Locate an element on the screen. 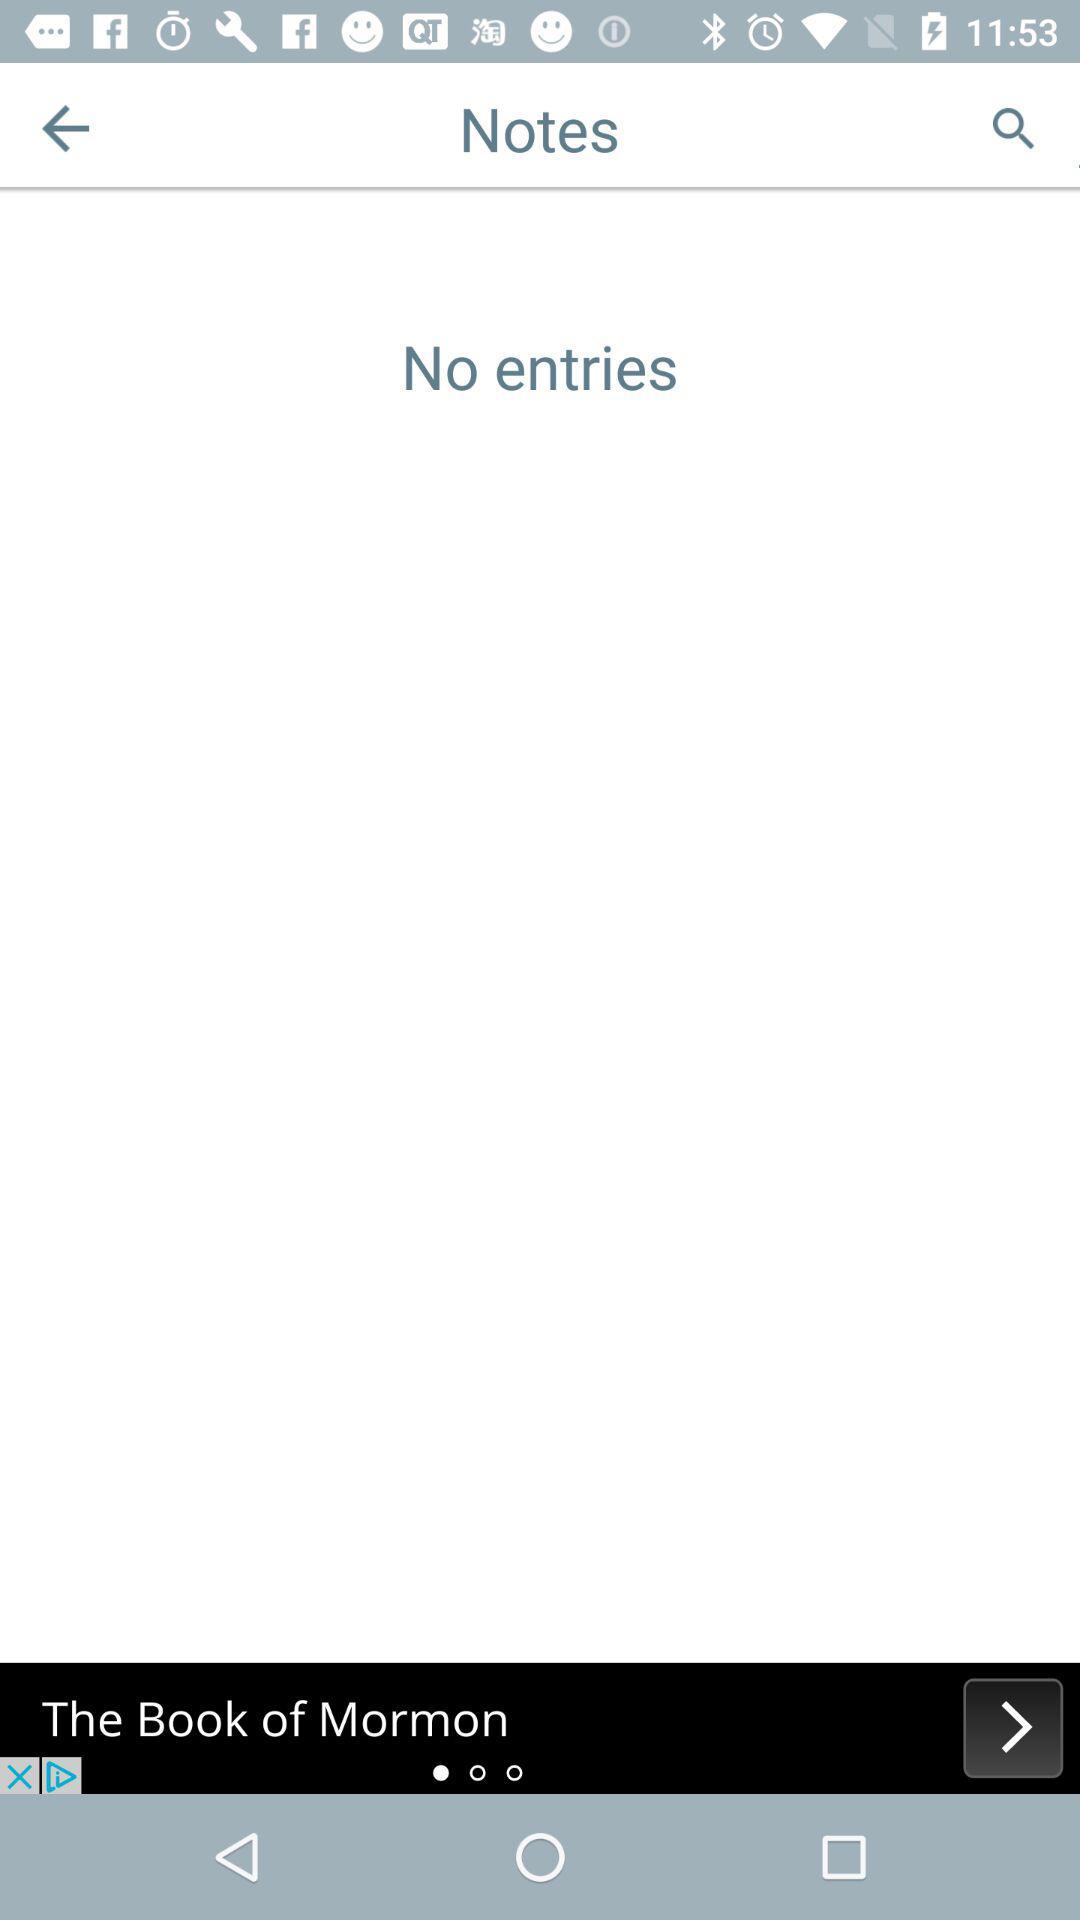 The image size is (1080, 1920). go back is located at coordinates (64, 127).